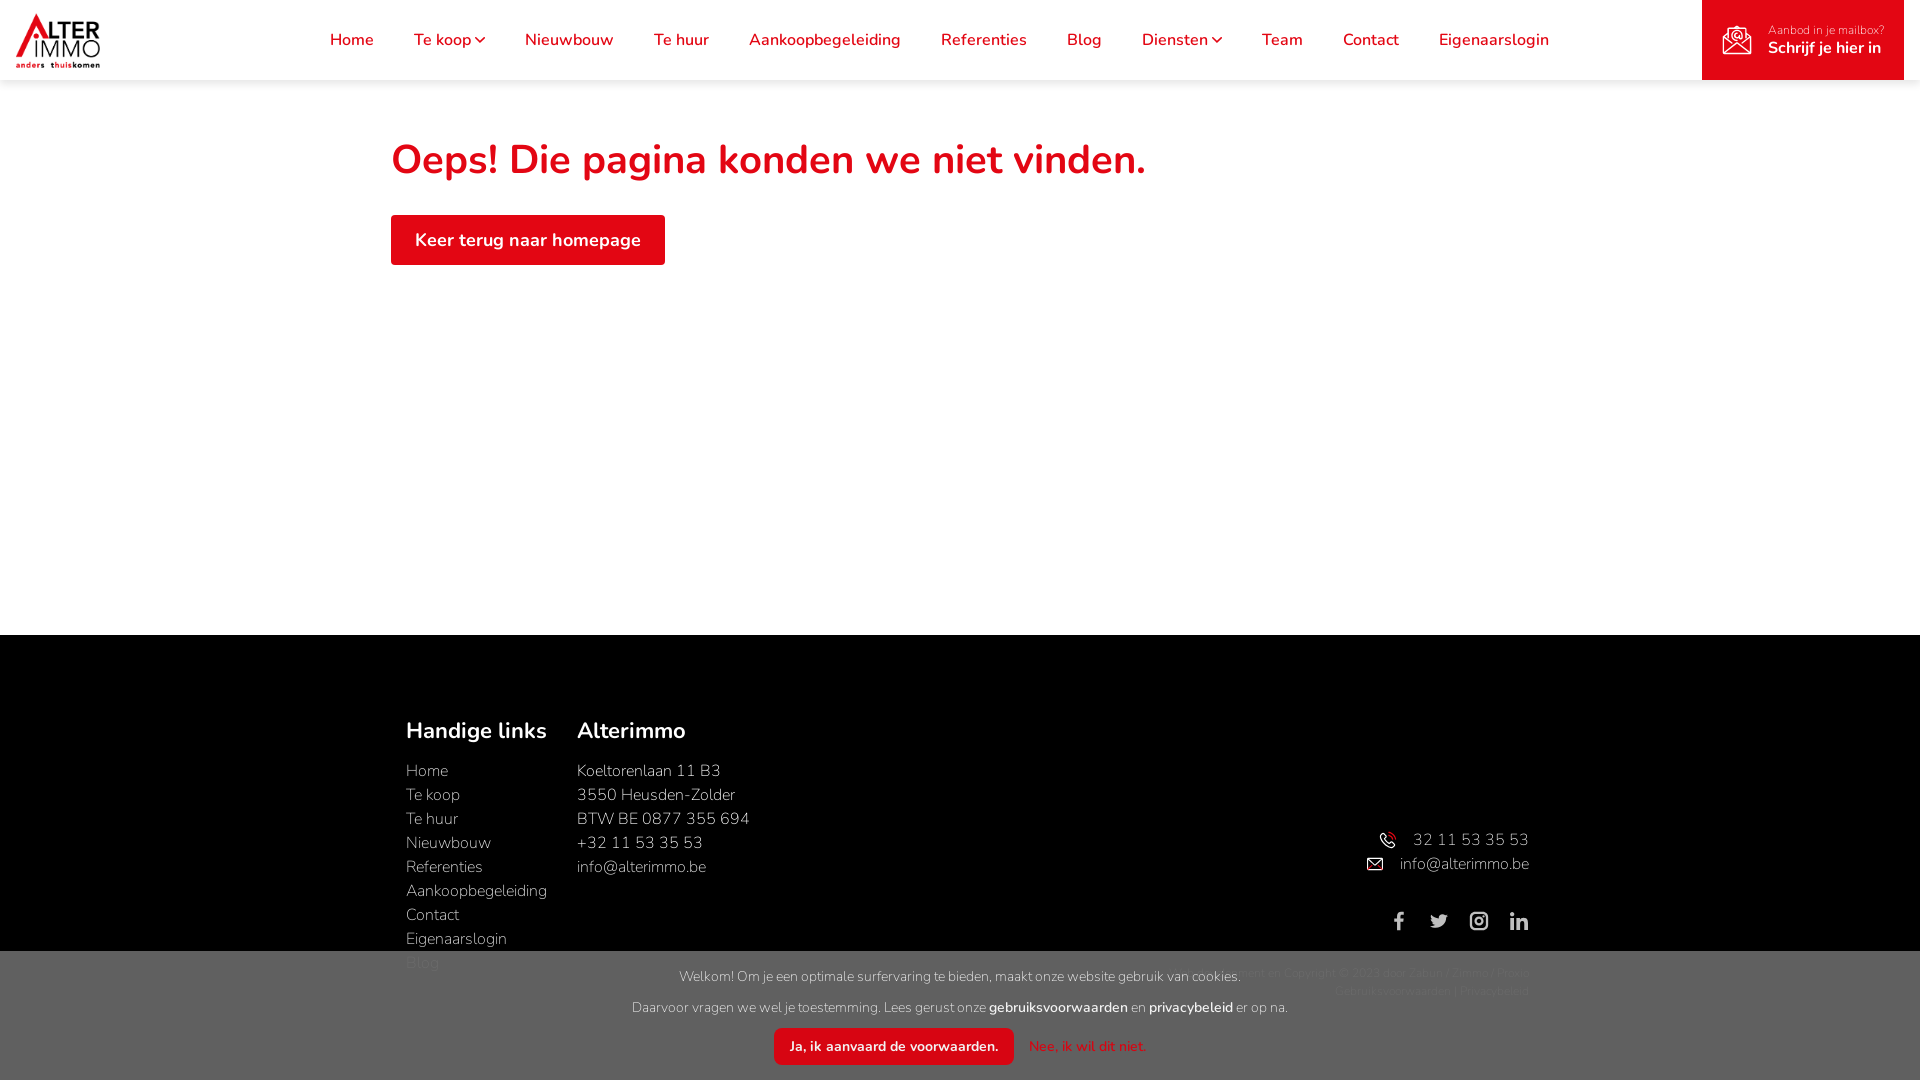  I want to click on 'Team', so click(1282, 39).